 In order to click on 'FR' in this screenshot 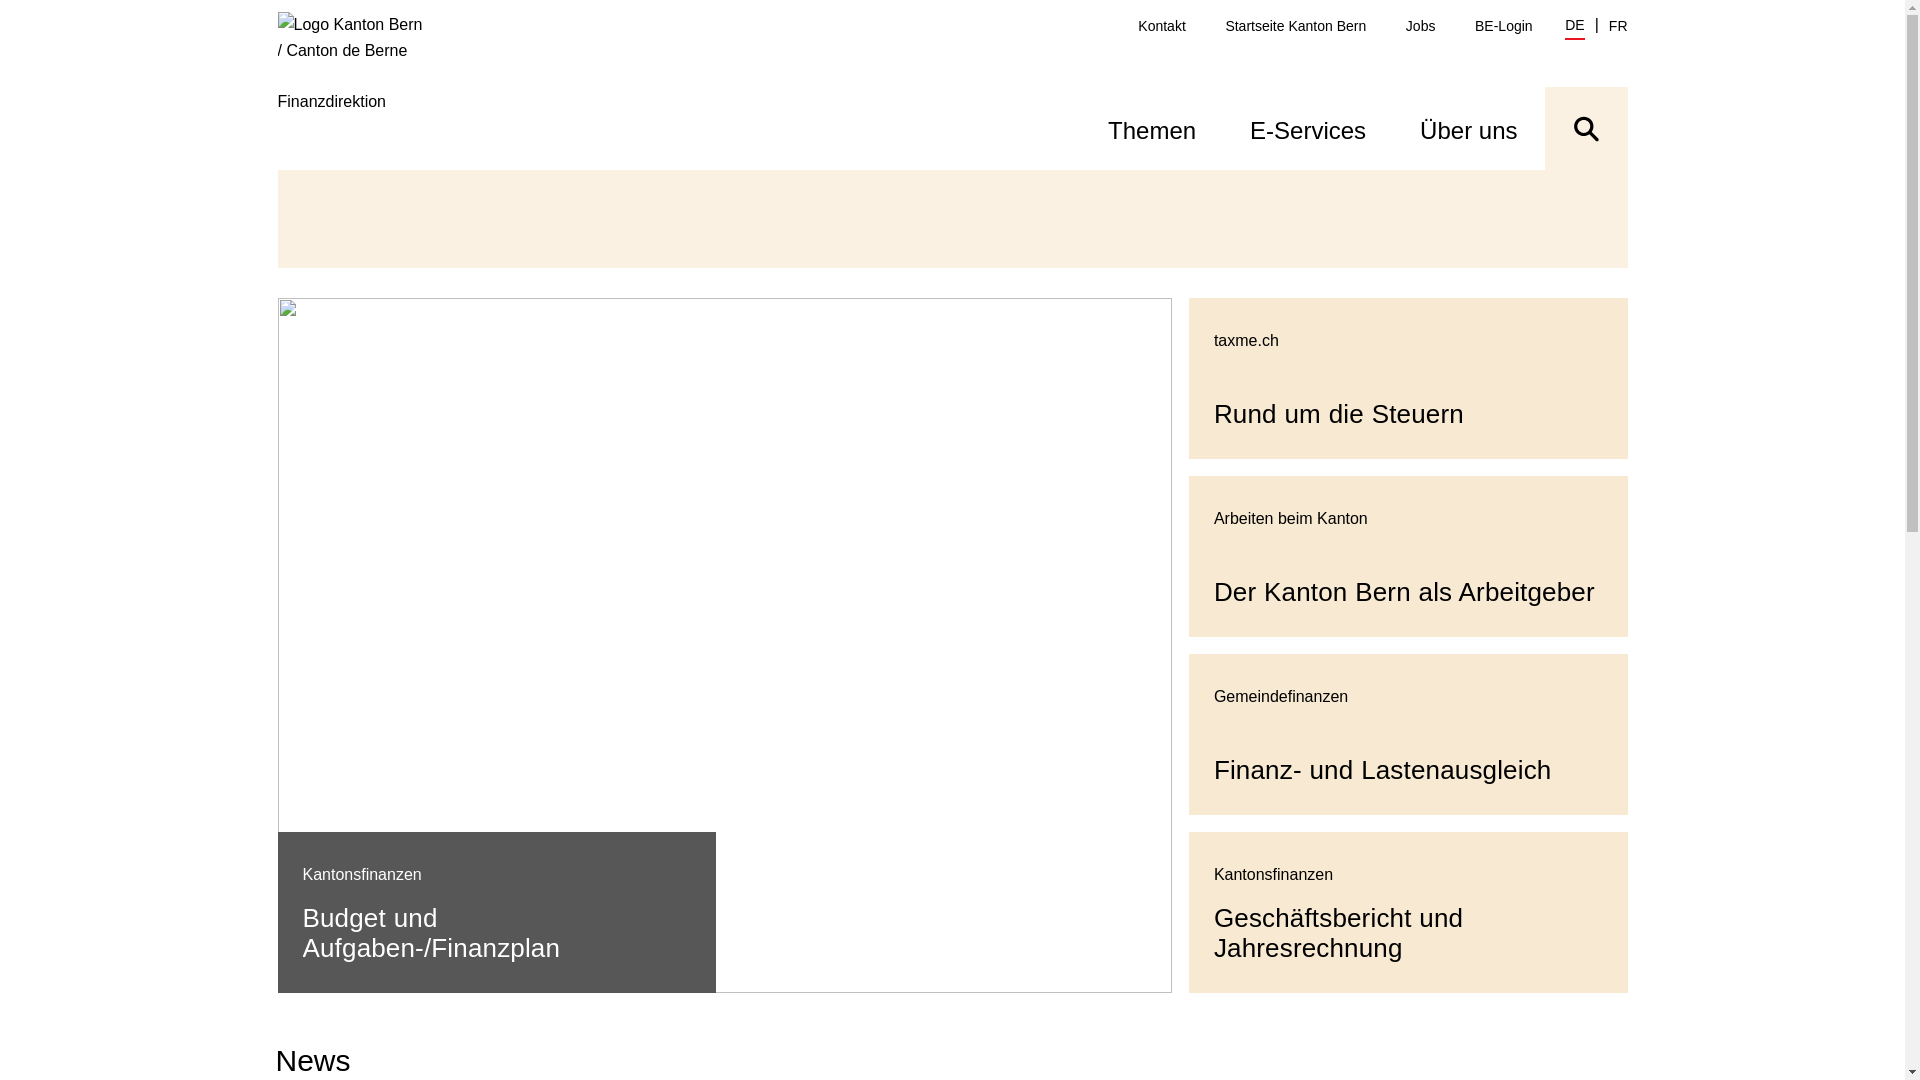, I will do `click(1618, 26)`.